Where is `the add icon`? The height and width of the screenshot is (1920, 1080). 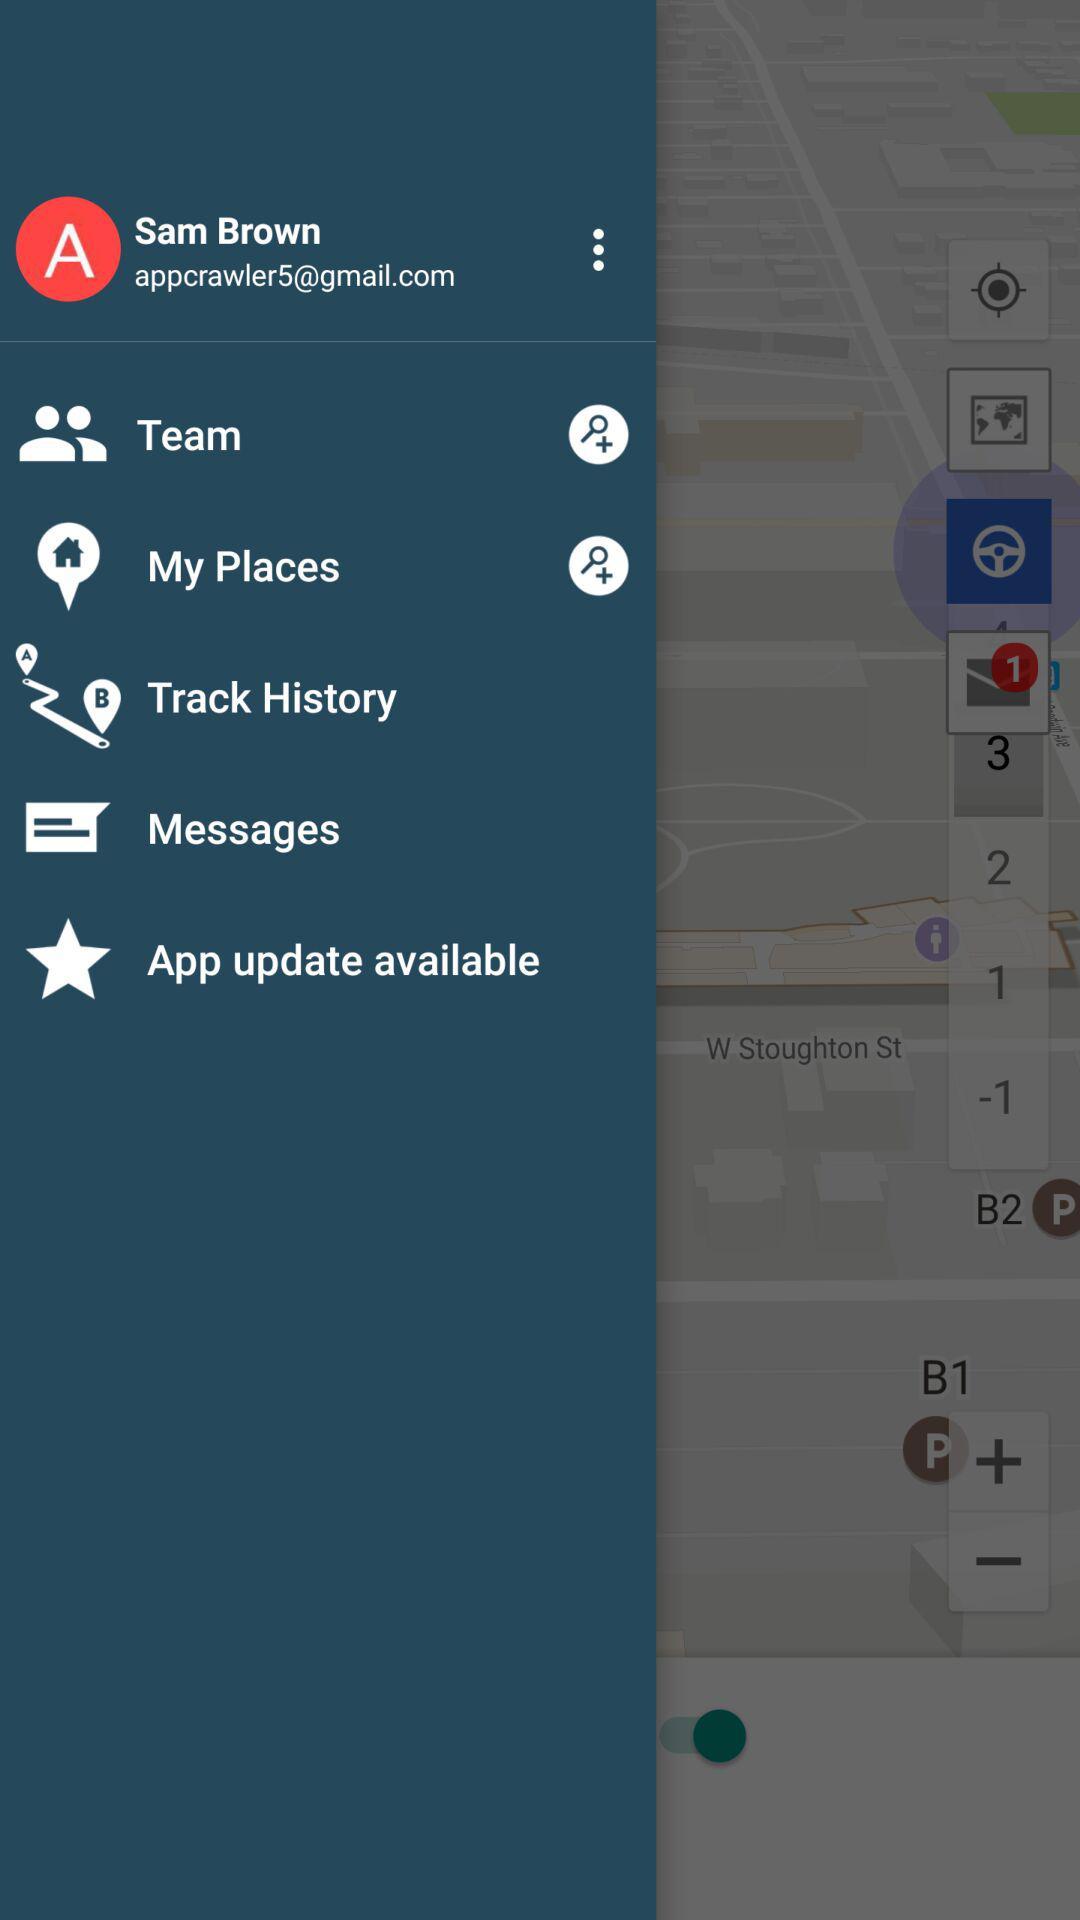 the add icon is located at coordinates (998, 1459).